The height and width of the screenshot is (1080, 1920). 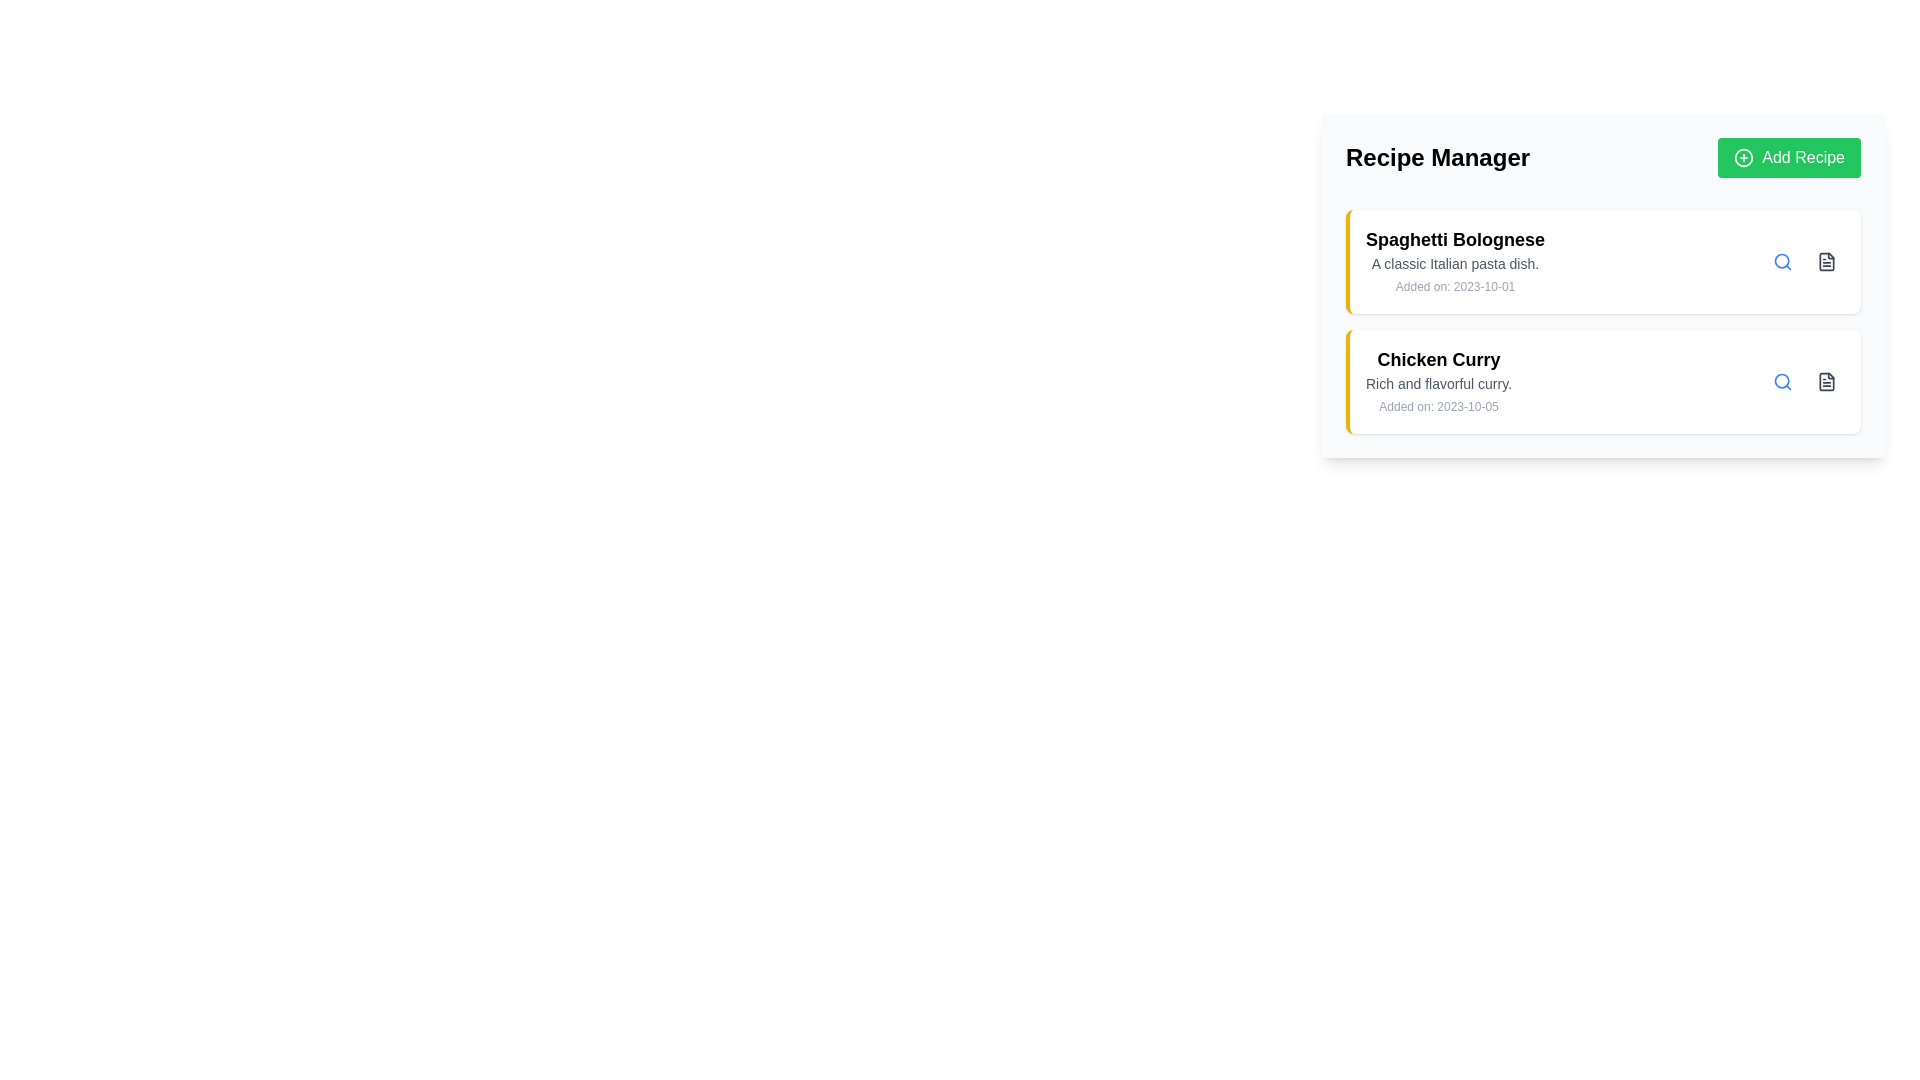 What do you see at coordinates (1782, 381) in the screenshot?
I see `the circular element within the SVG graphic that resembles part of a magnifying glass icon, which is located near the text entry area labeled 'Spaghetti Bolognese'` at bounding box center [1782, 381].